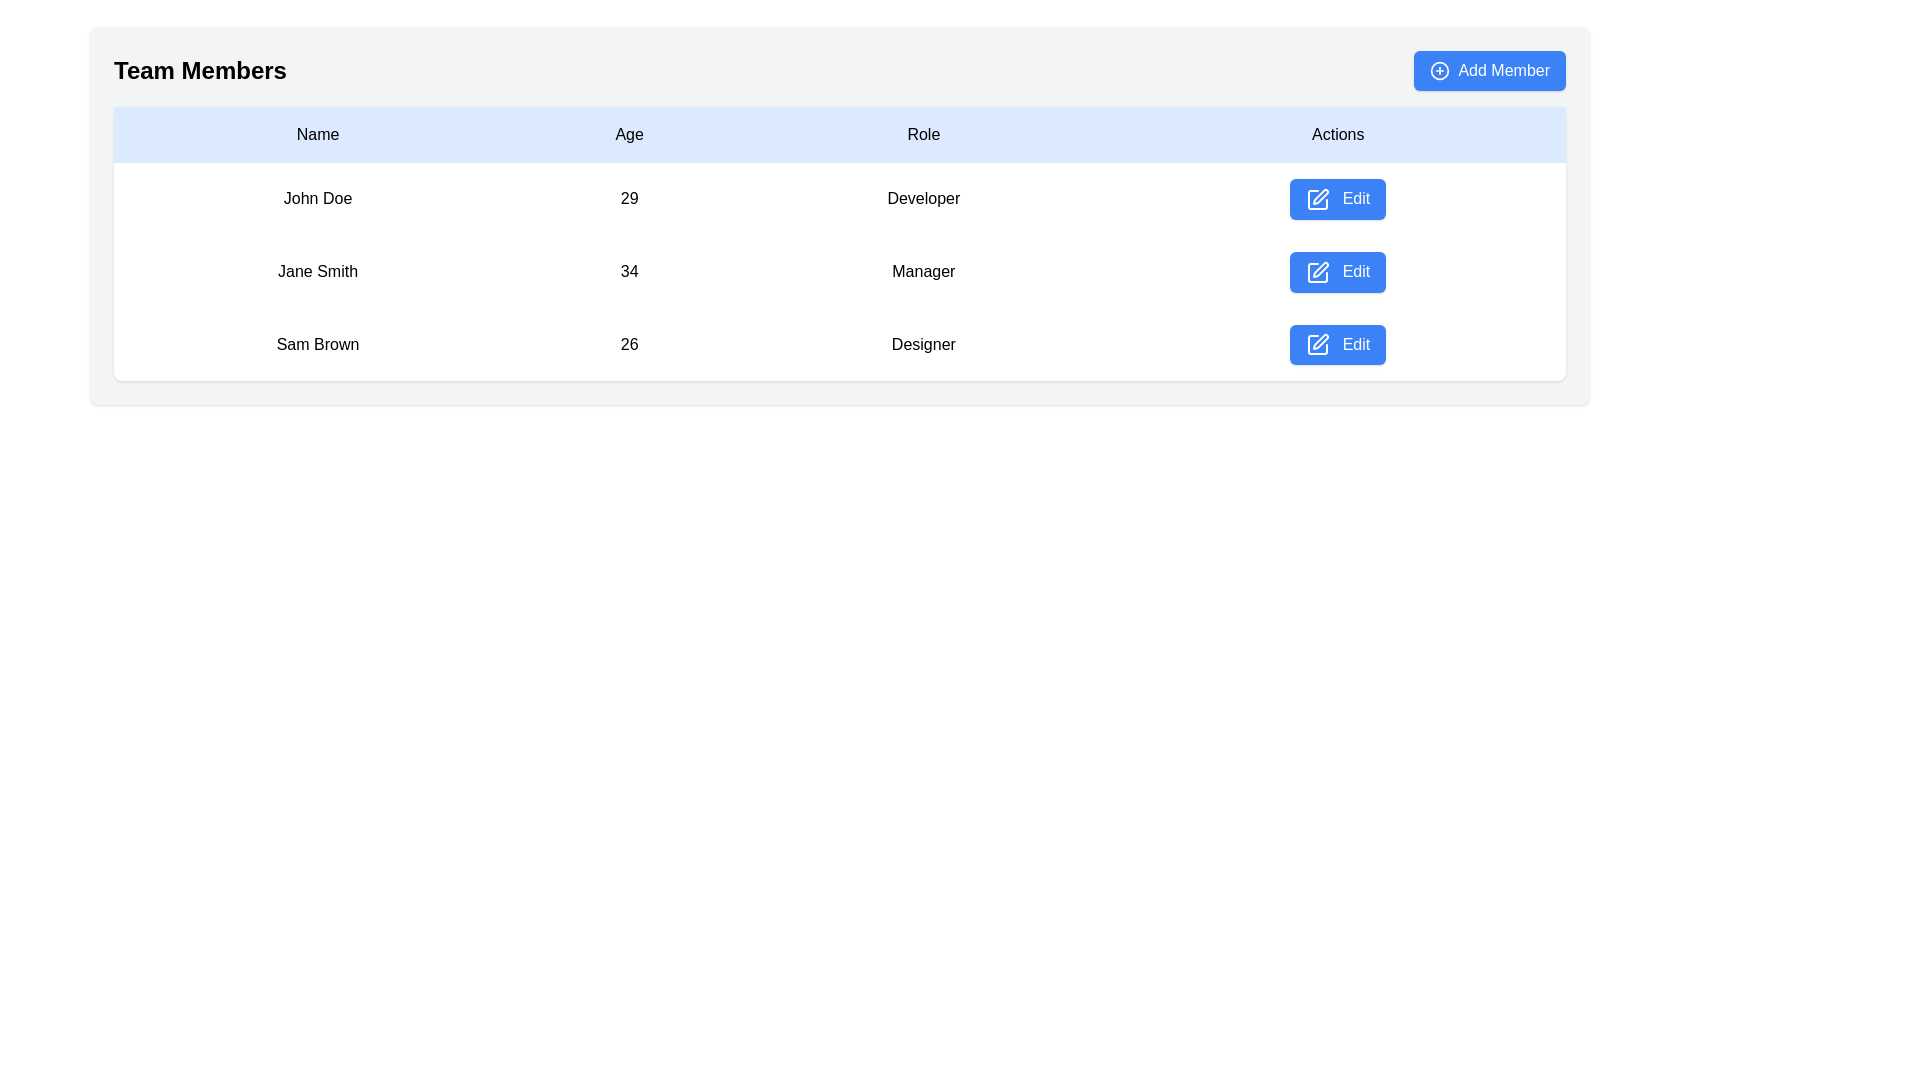  I want to click on the first row of the table containing the information for 'John Doe', age '29', role 'Developer', so click(840, 199).